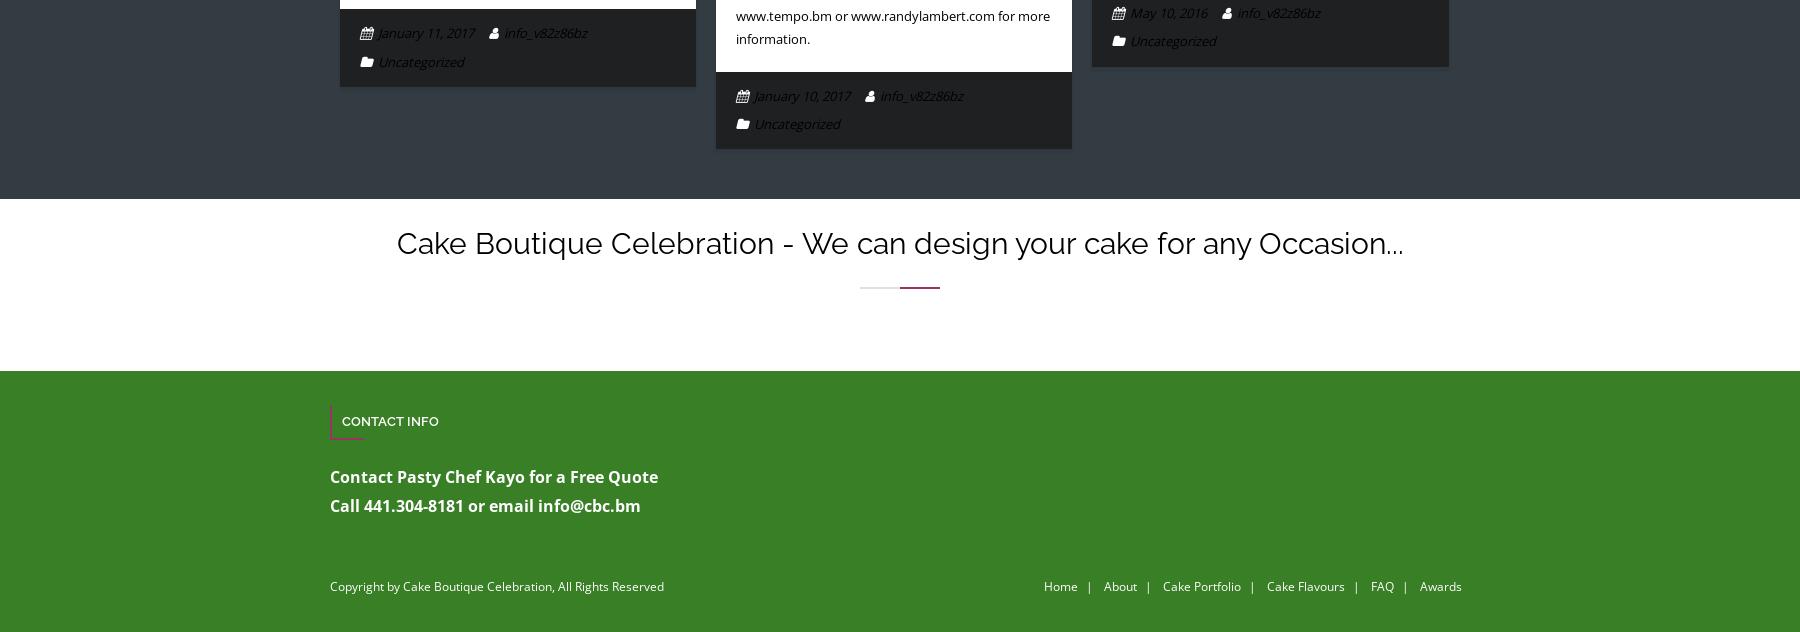 The image size is (1800, 632). I want to click on 'Contact Pasty Chef Kayo for a Free Quote', so click(328, 476).